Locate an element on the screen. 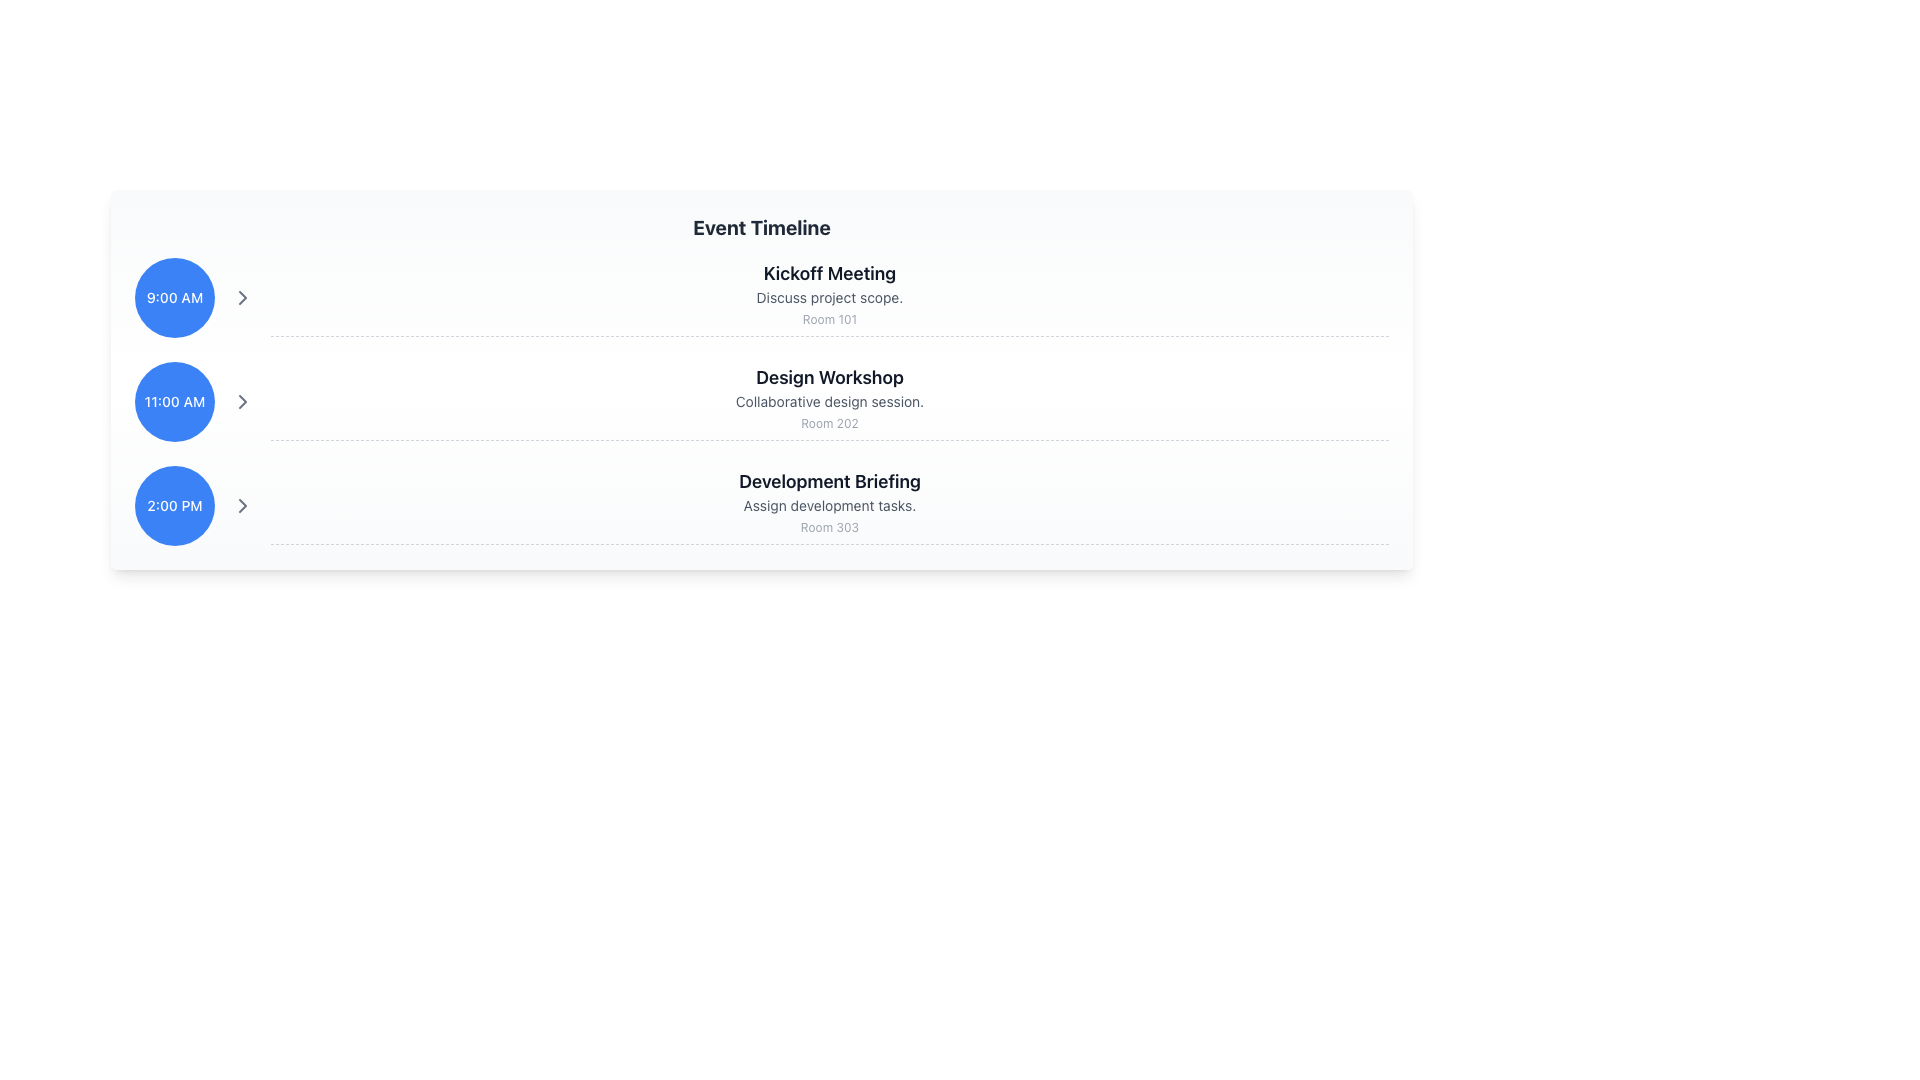  the text label that serves as the title for the meeting details occurring at 9:00 AM, positioned at the top of the section labeled '9:00 AM' is located at coordinates (830, 273).